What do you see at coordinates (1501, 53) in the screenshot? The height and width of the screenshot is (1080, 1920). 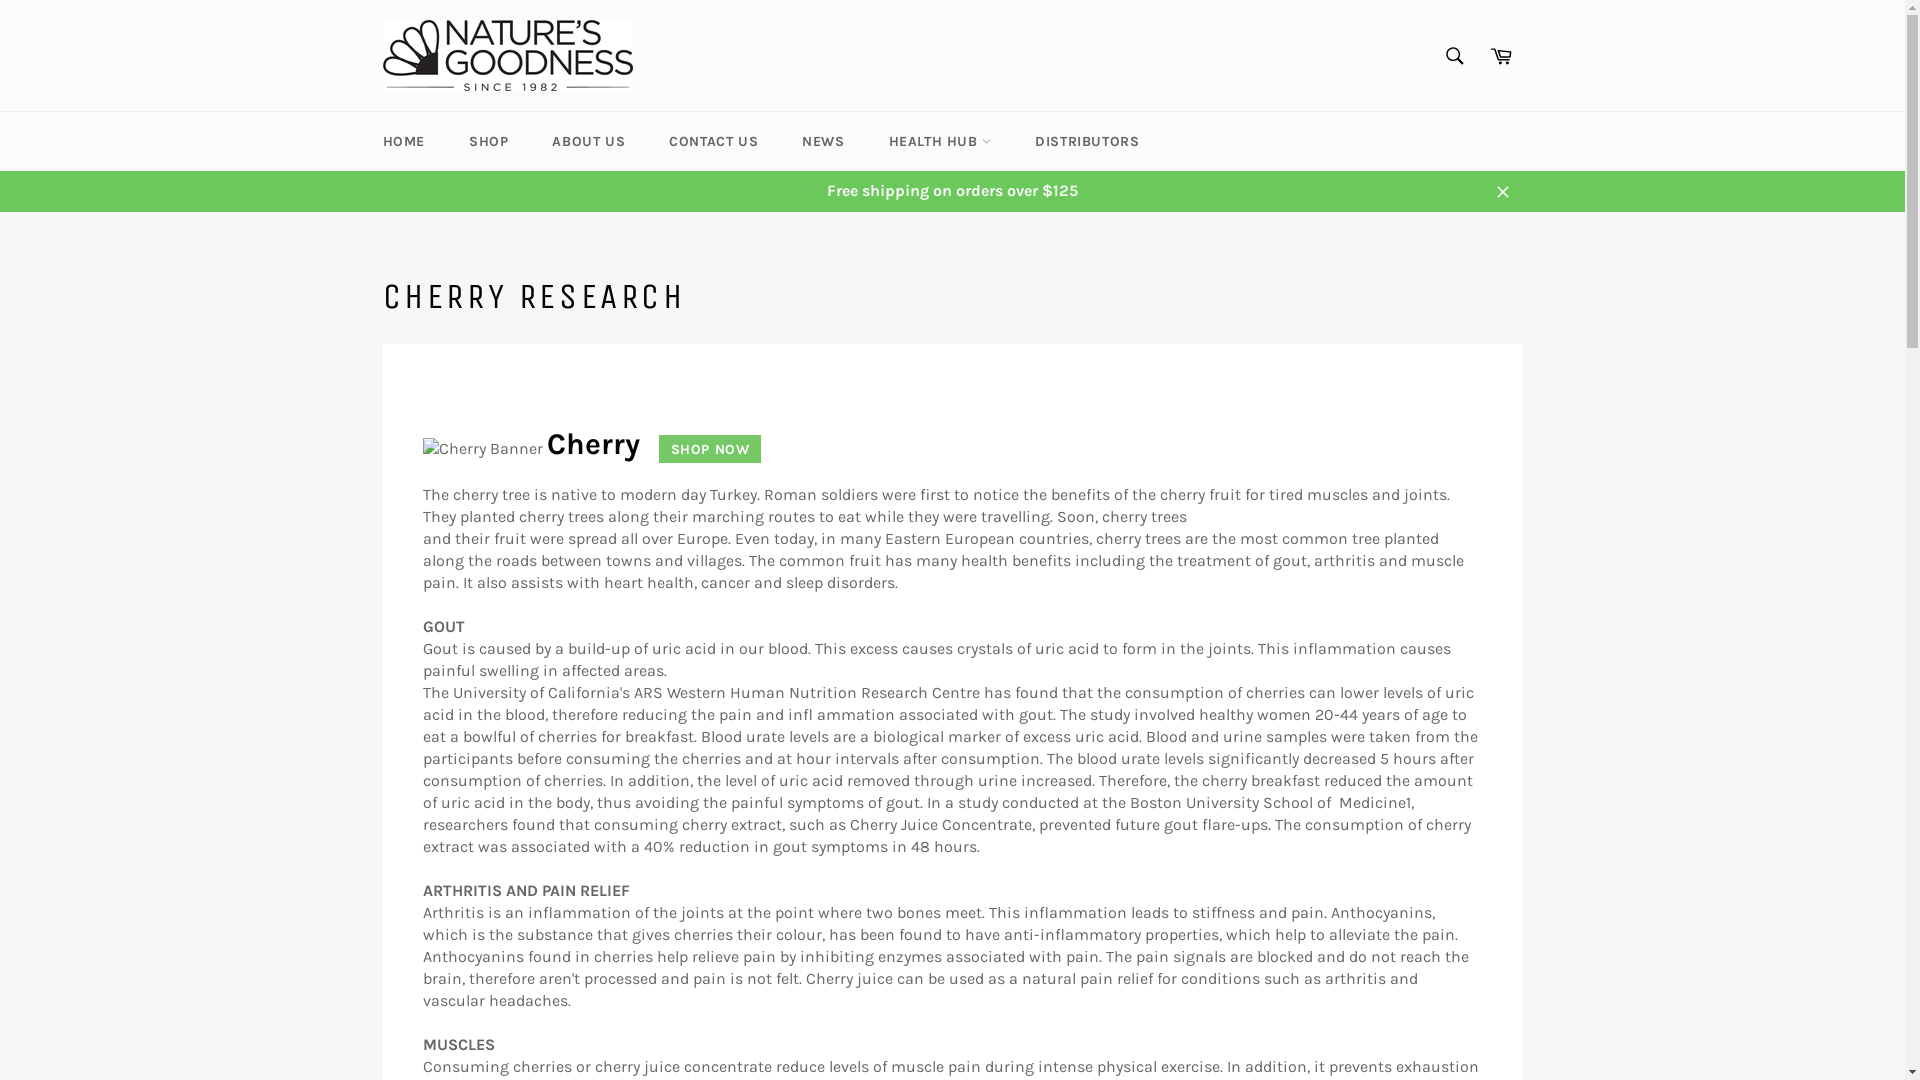 I see `'Cart'` at bounding box center [1501, 53].